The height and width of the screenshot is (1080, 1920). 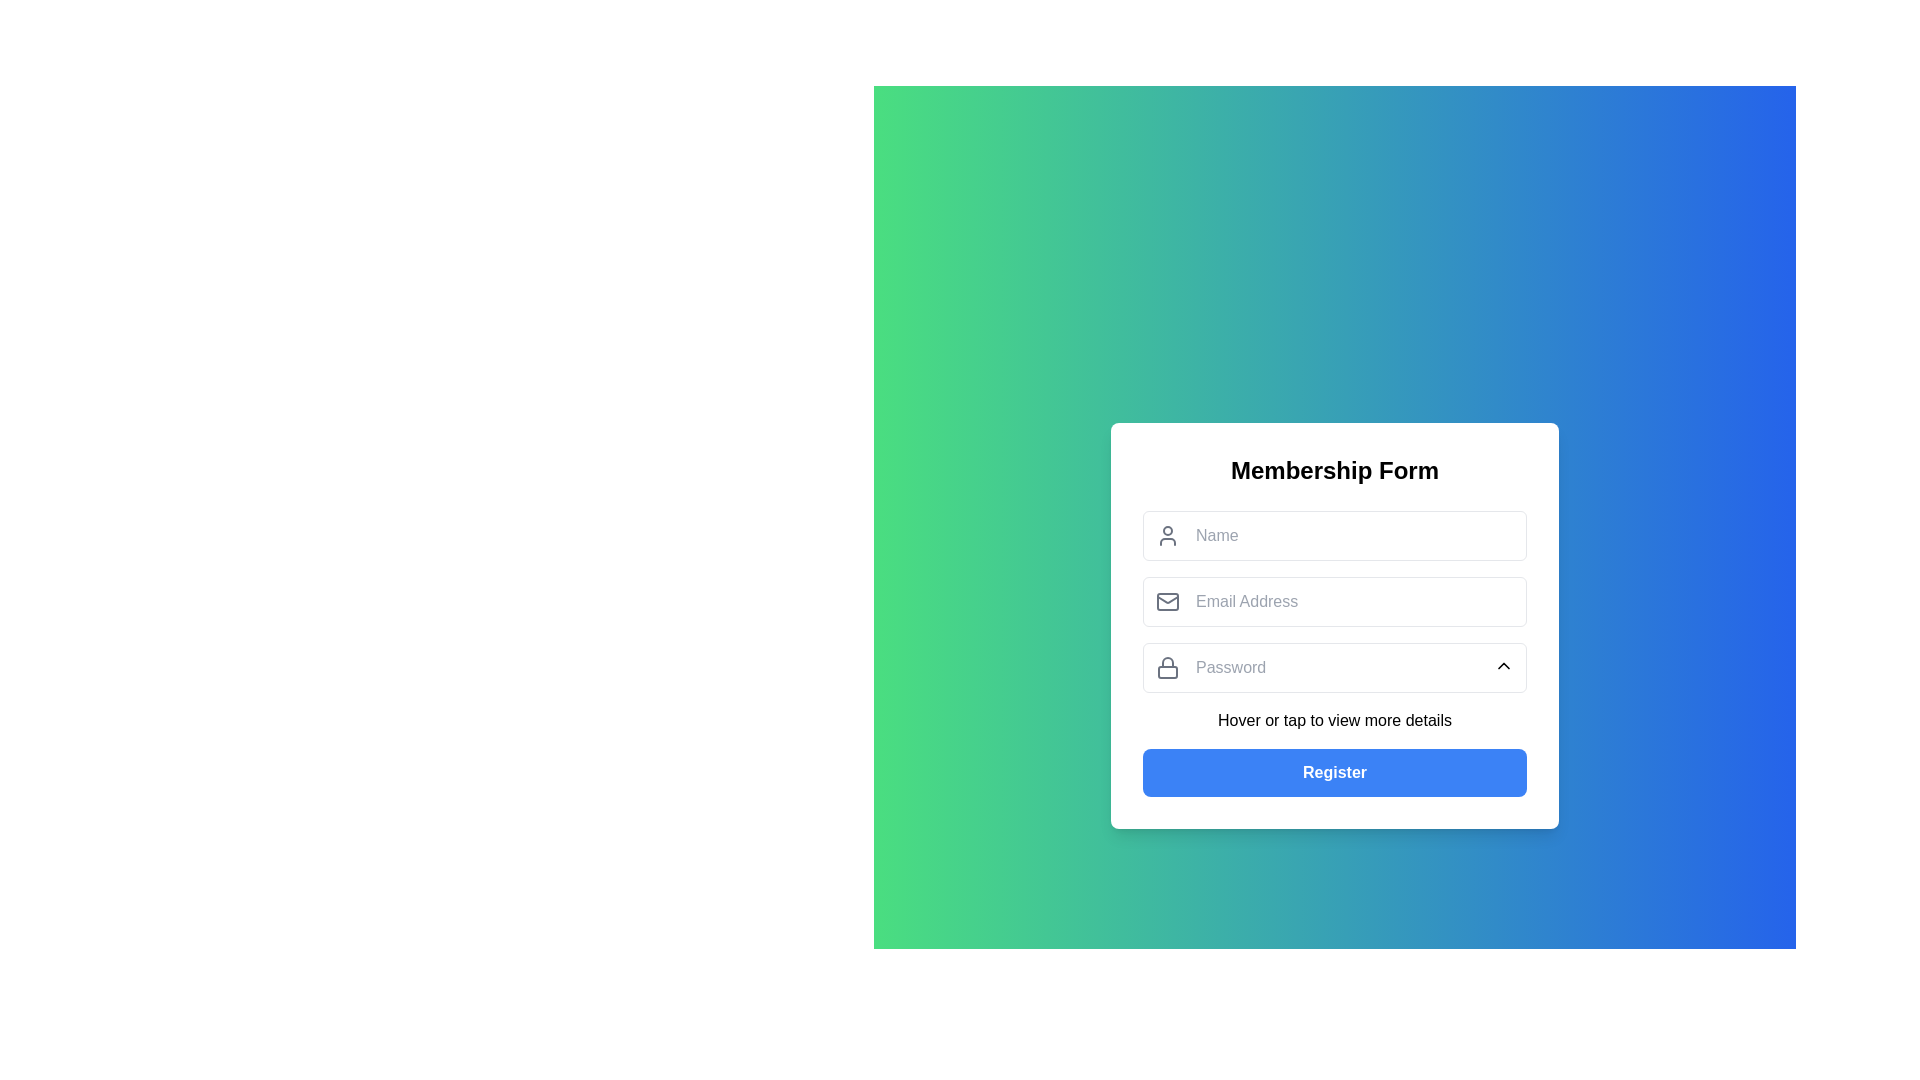 I want to click on instruction provided by the text label situated above the 'Register' button and below the password entry section, so click(x=1334, y=721).